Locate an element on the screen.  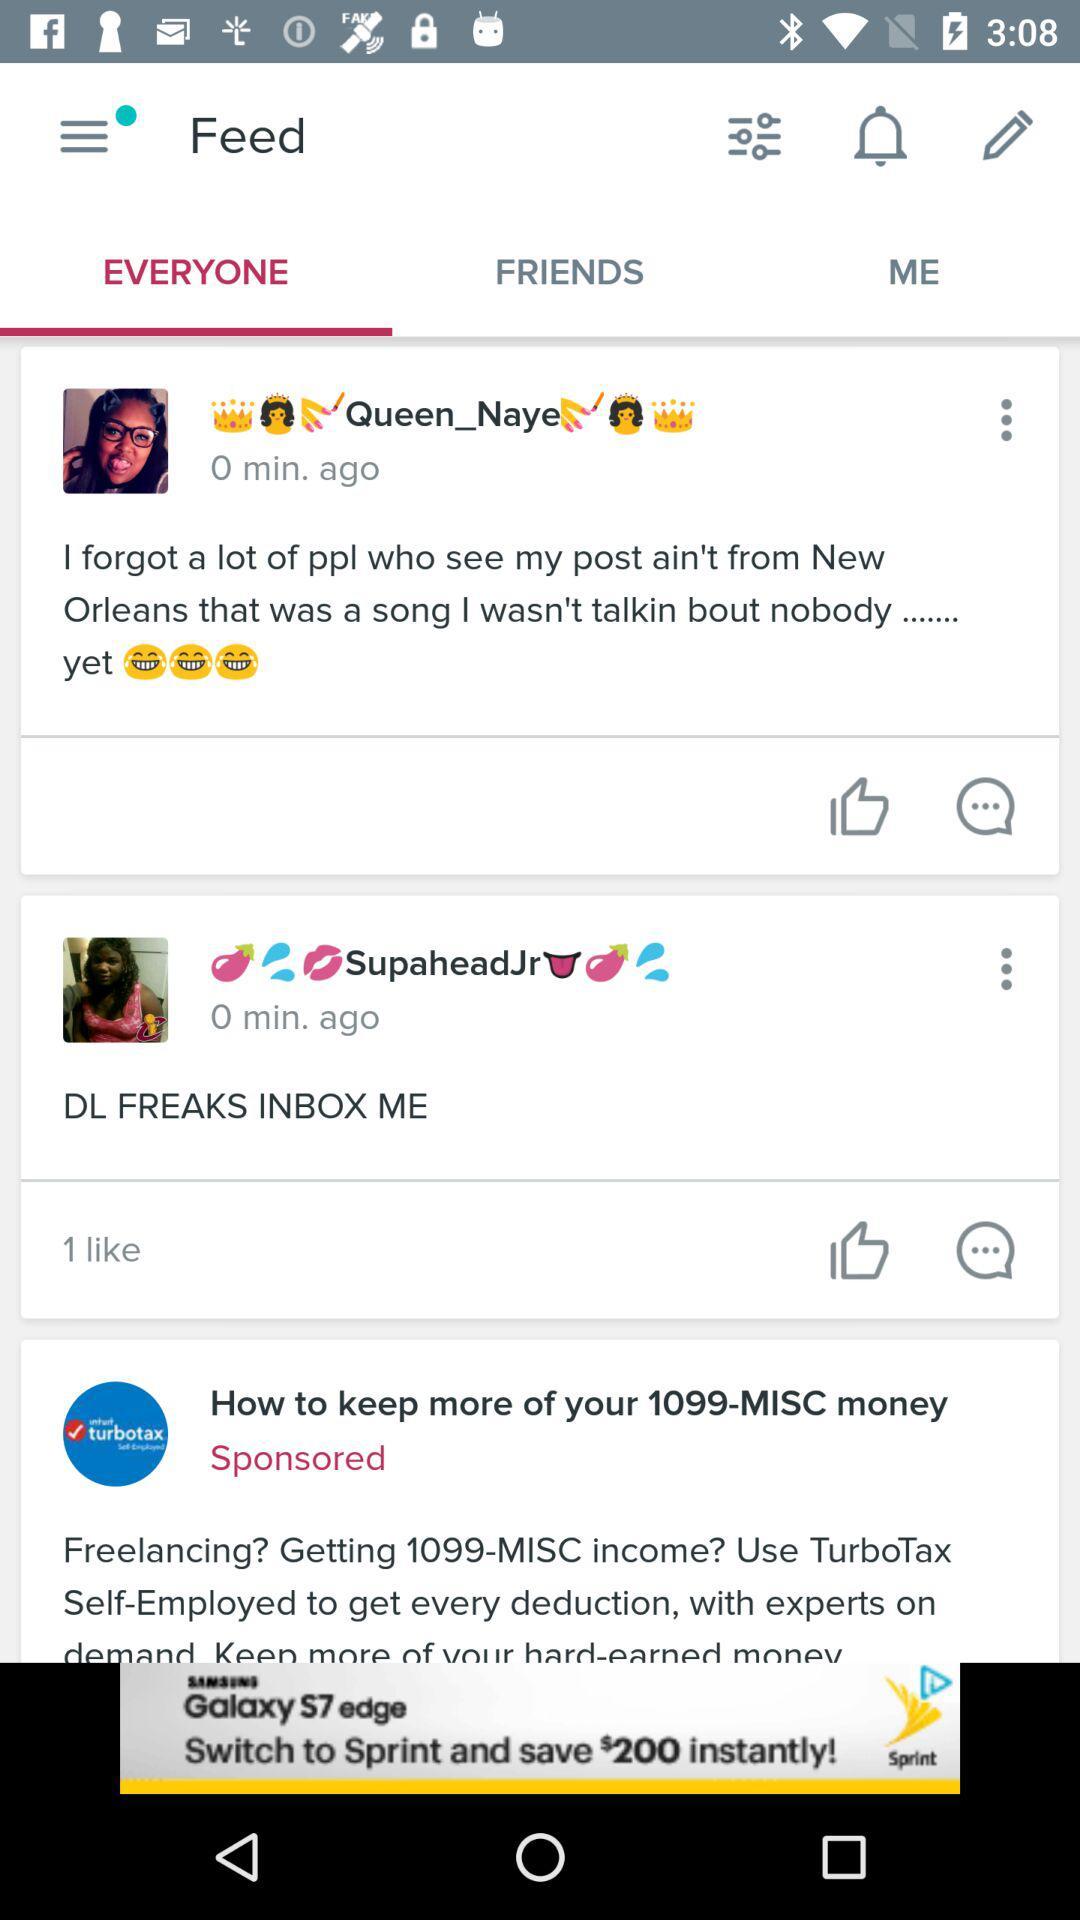
button is located at coordinates (83, 135).